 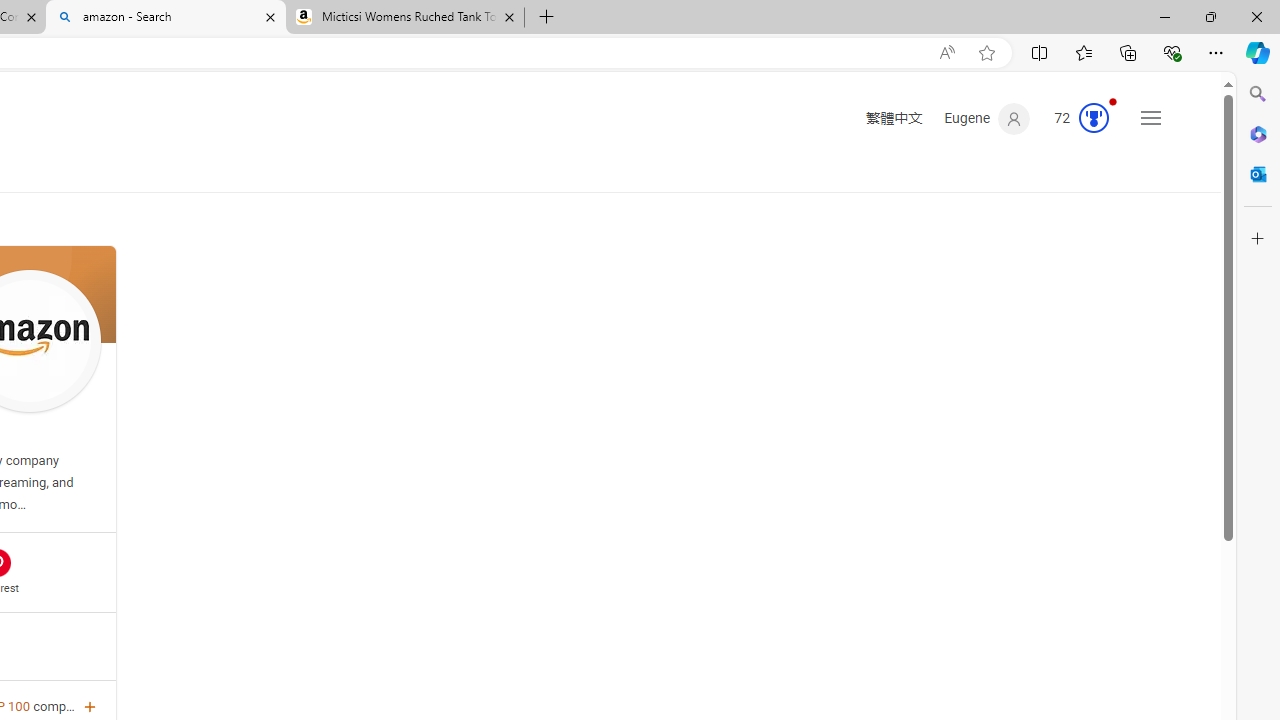 I want to click on 'Microsoft Rewards 72', so click(x=1074, y=119).